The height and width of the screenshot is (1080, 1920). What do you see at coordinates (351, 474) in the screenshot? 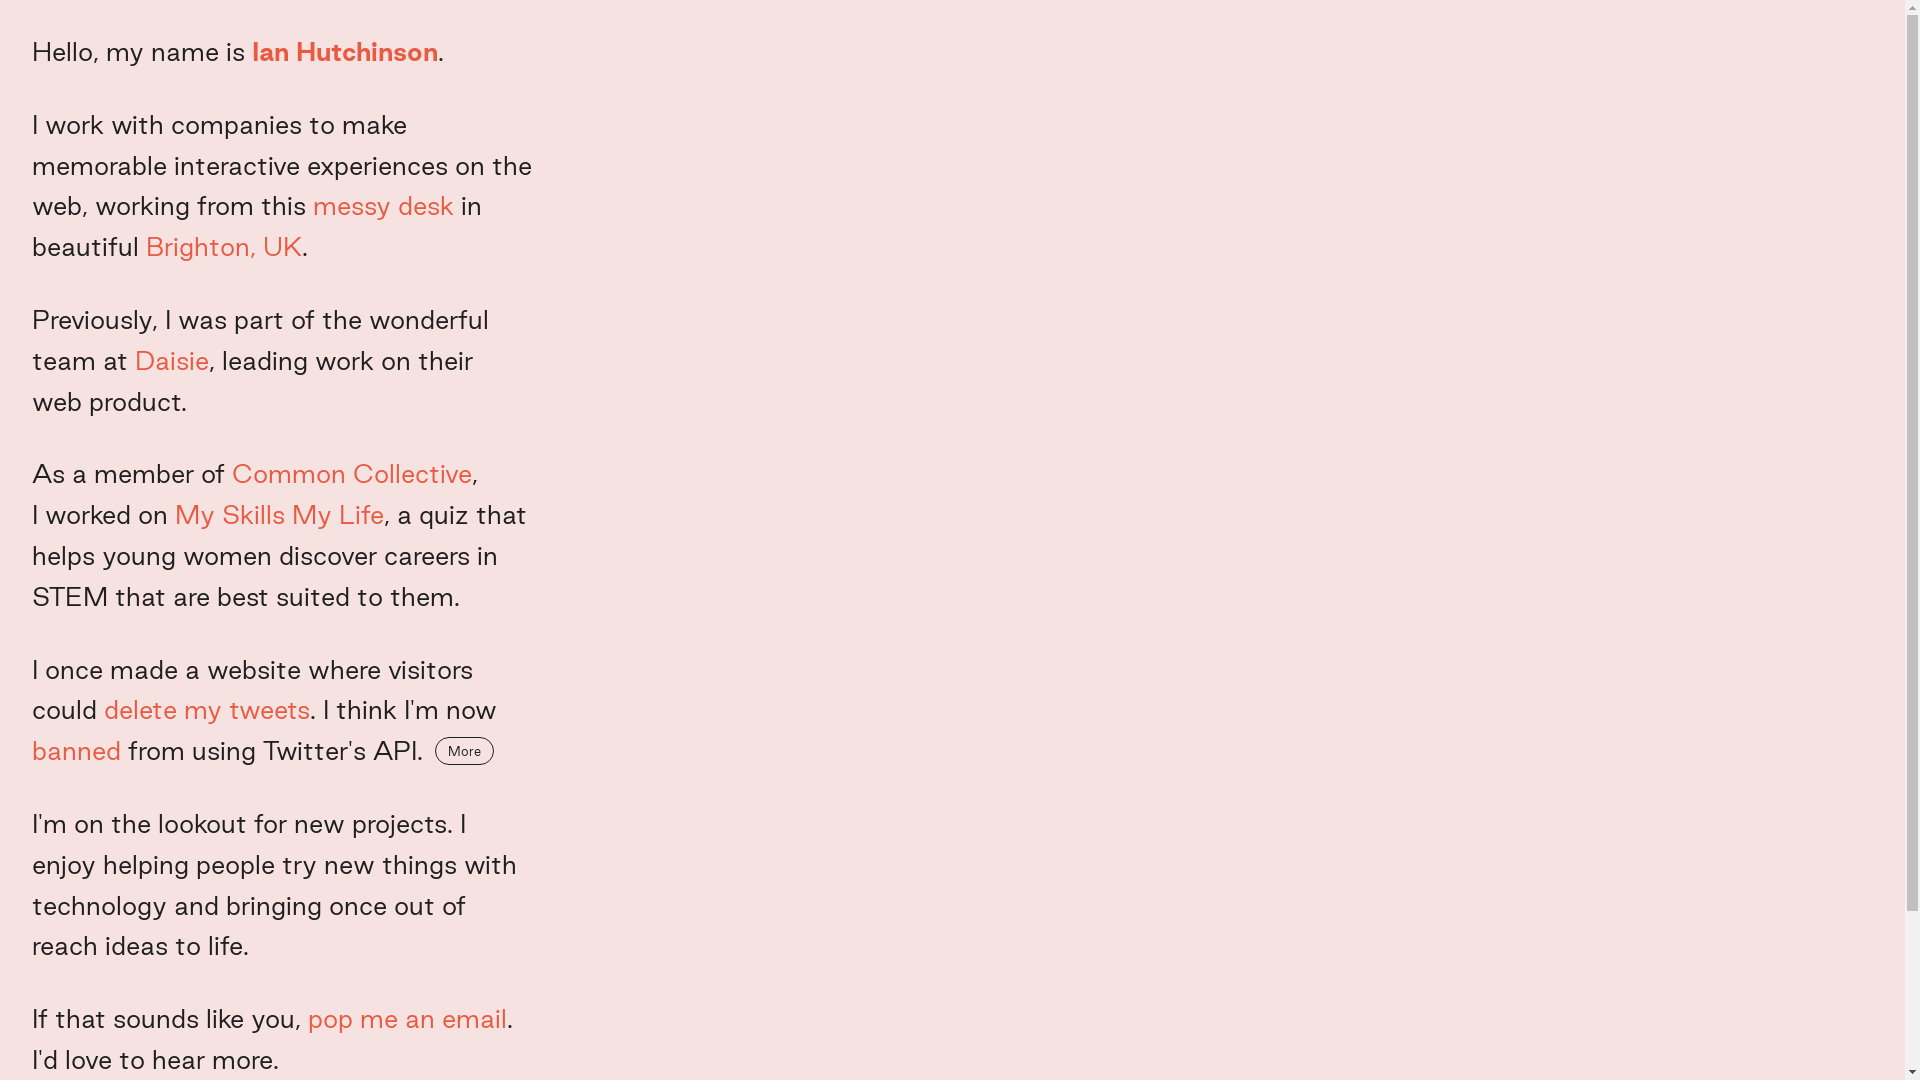
I see `'Common Collective'` at bounding box center [351, 474].